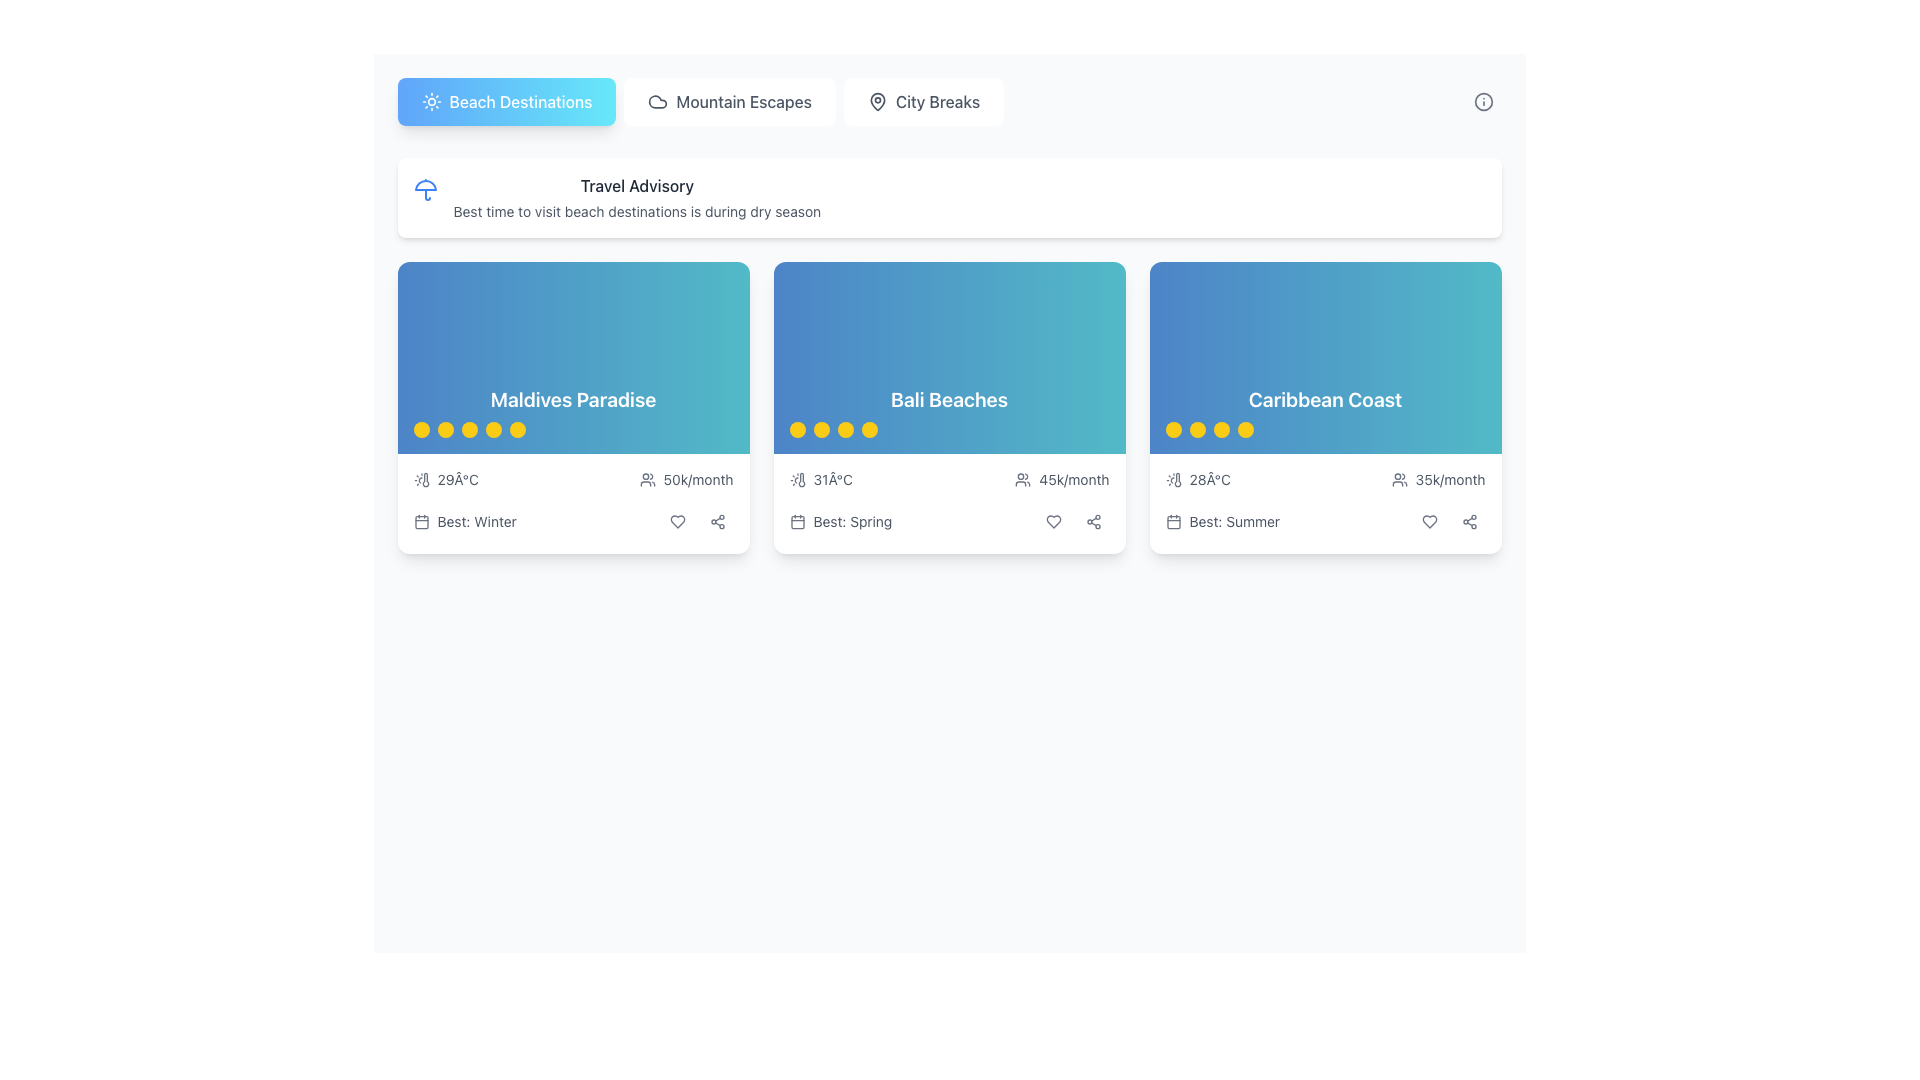 The image size is (1920, 1080). Describe the element at coordinates (1198, 479) in the screenshot. I see `the Label displaying '28°C' with a thermometer and sun icon, located in the bottom section of the 'Caribbean Coast' card, to the left of '35k/month'` at that location.